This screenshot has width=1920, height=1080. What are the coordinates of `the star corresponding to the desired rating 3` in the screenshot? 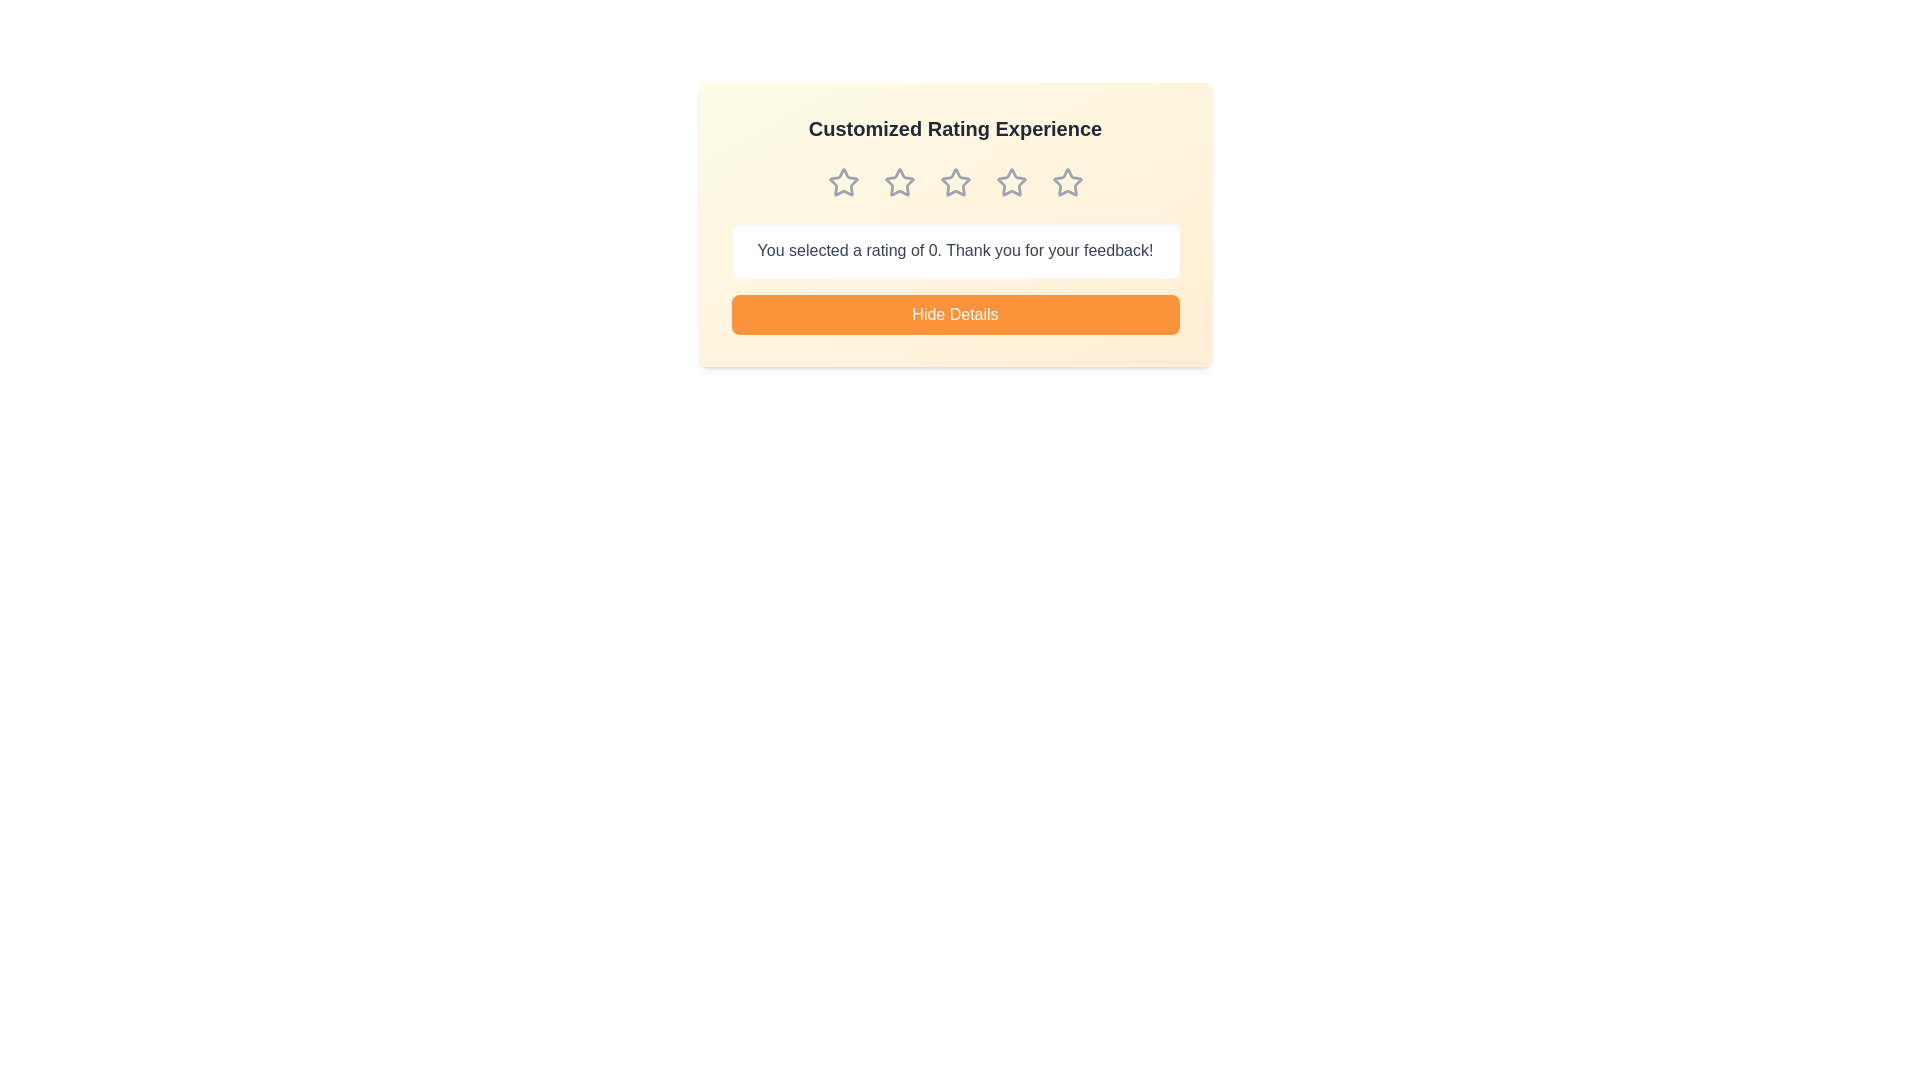 It's located at (954, 182).